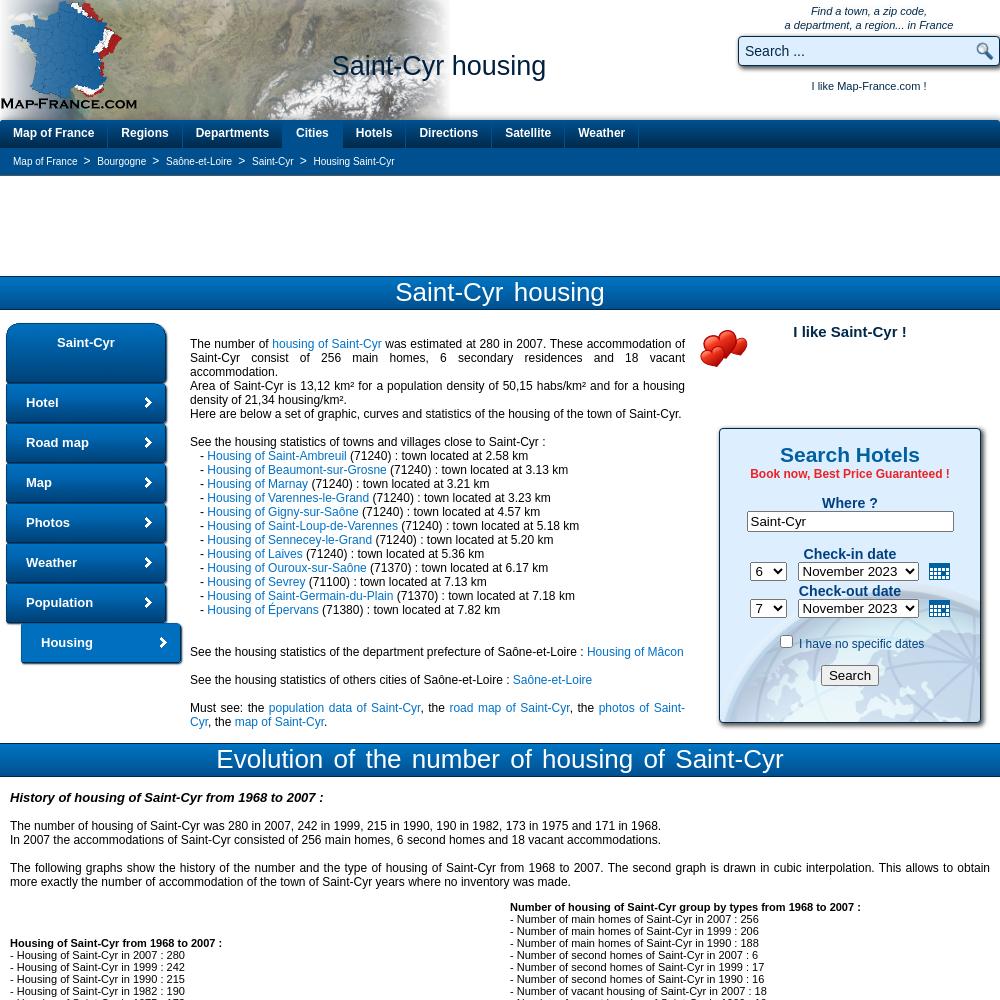  I want to click on 'Housing of Laives', so click(254, 554).